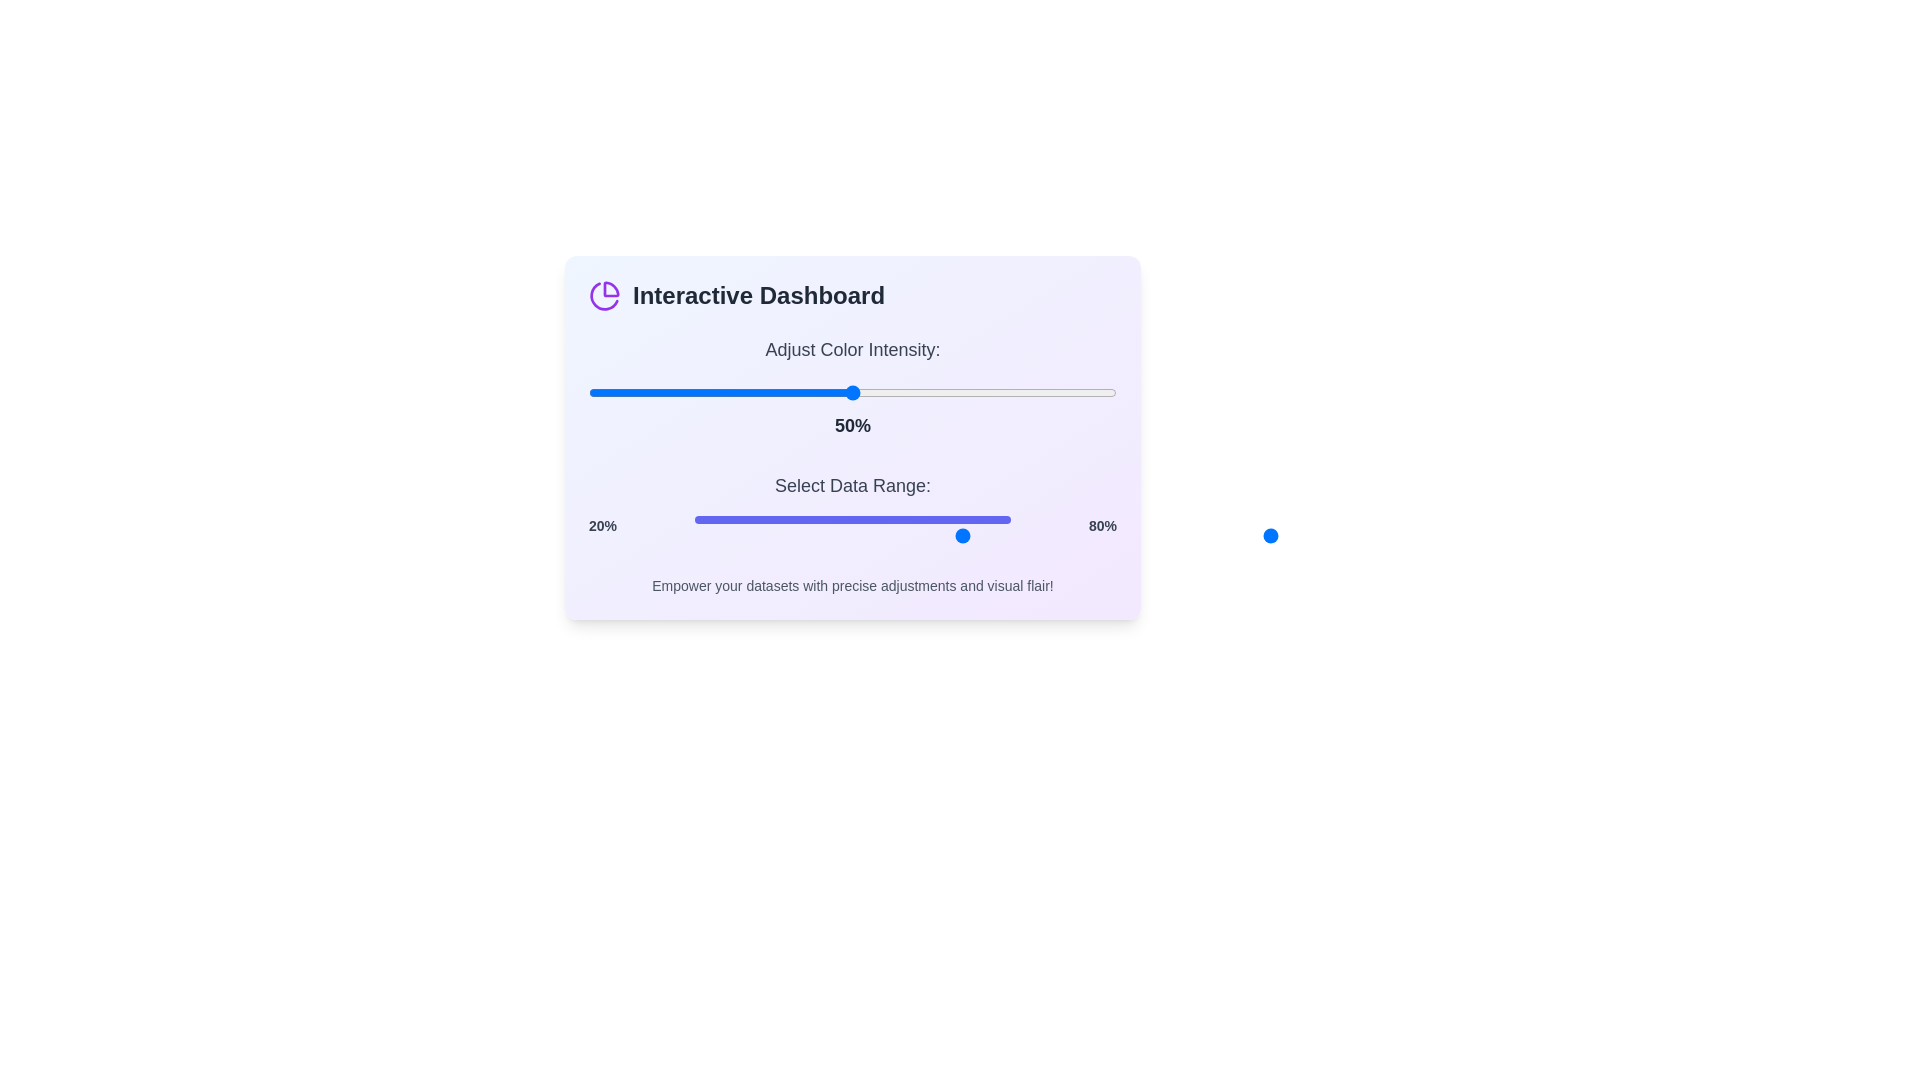 The width and height of the screenshot is (1920, 1080). I want to click on the range slider for additional information about adjusting the color intensity setting, which is currently marked as '50%', so click(853, 393).